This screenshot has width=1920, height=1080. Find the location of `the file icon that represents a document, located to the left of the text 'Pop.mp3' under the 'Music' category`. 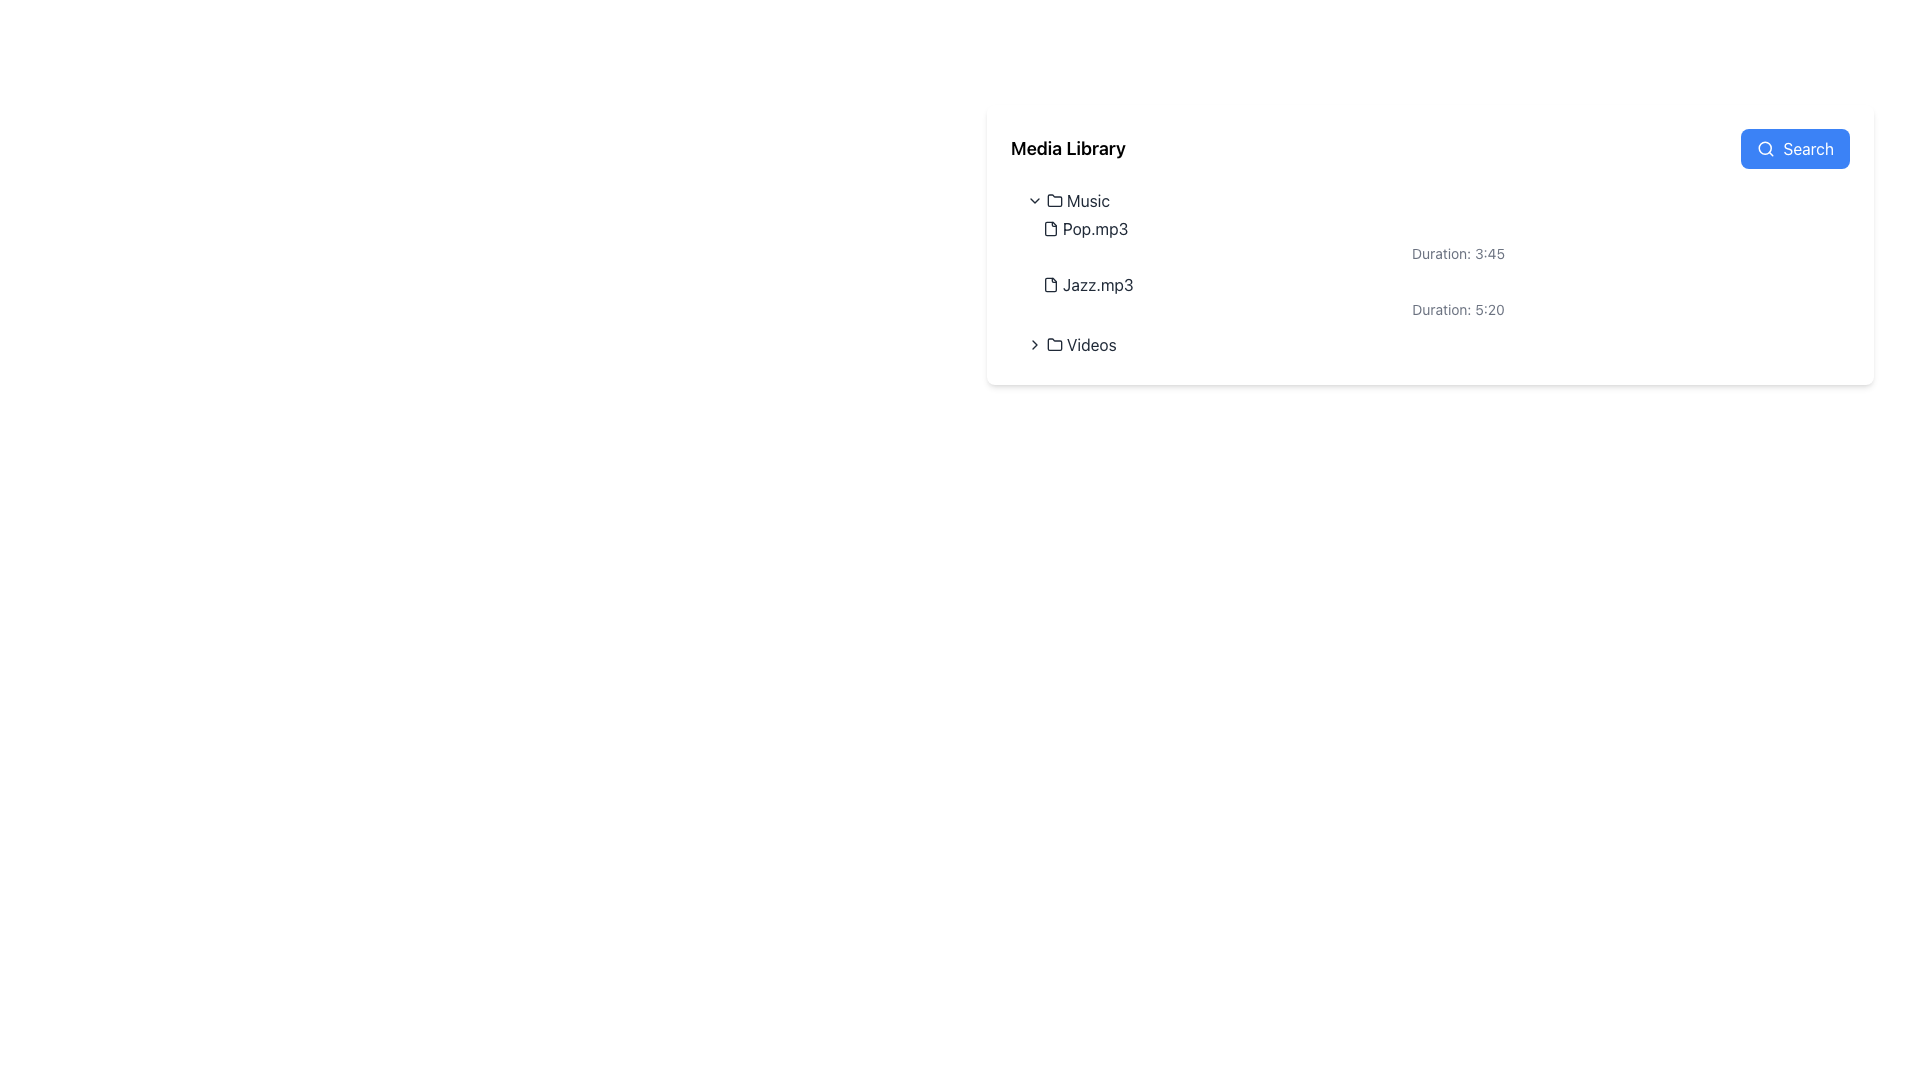

the file icon that represents a document, located to the left of the text 'Pop.mp3' under the 'Music' category is located at coordinates (1050, 227).